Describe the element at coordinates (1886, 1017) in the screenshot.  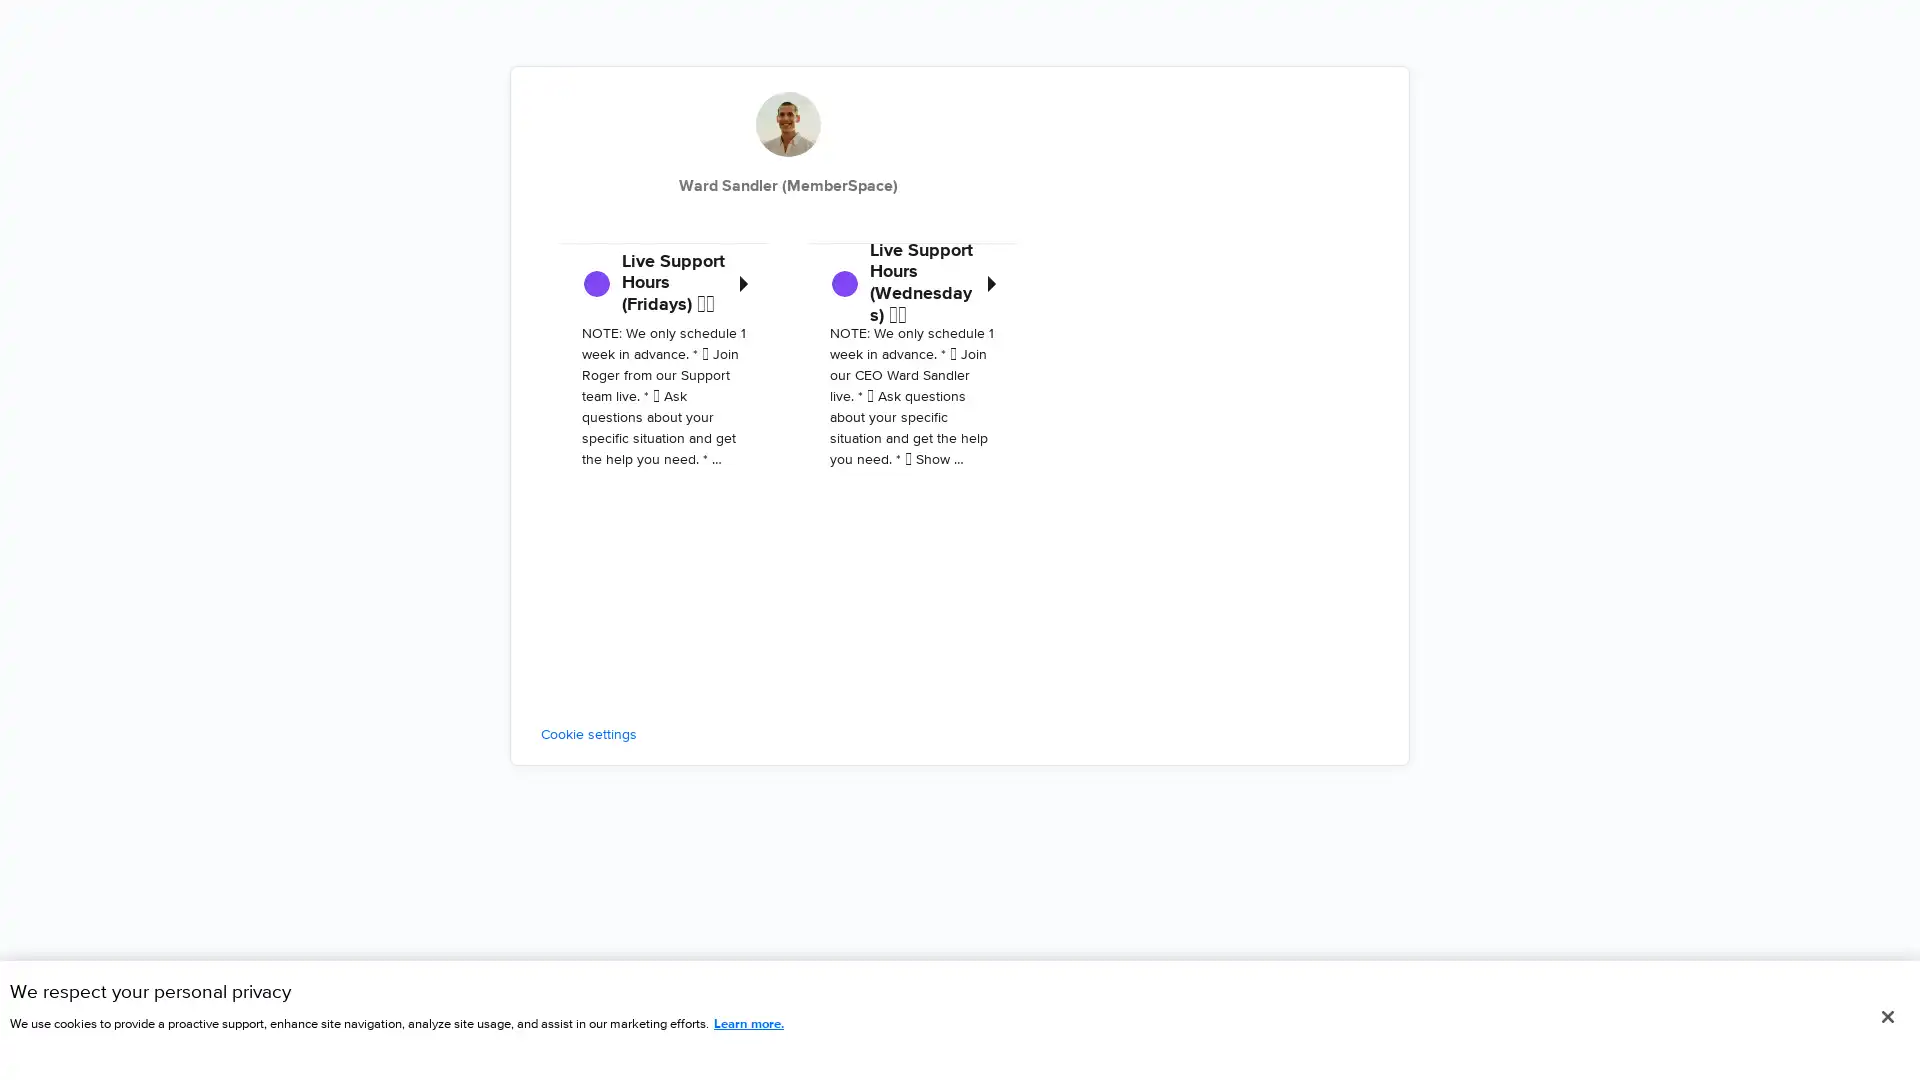
I see `Close` at that location.